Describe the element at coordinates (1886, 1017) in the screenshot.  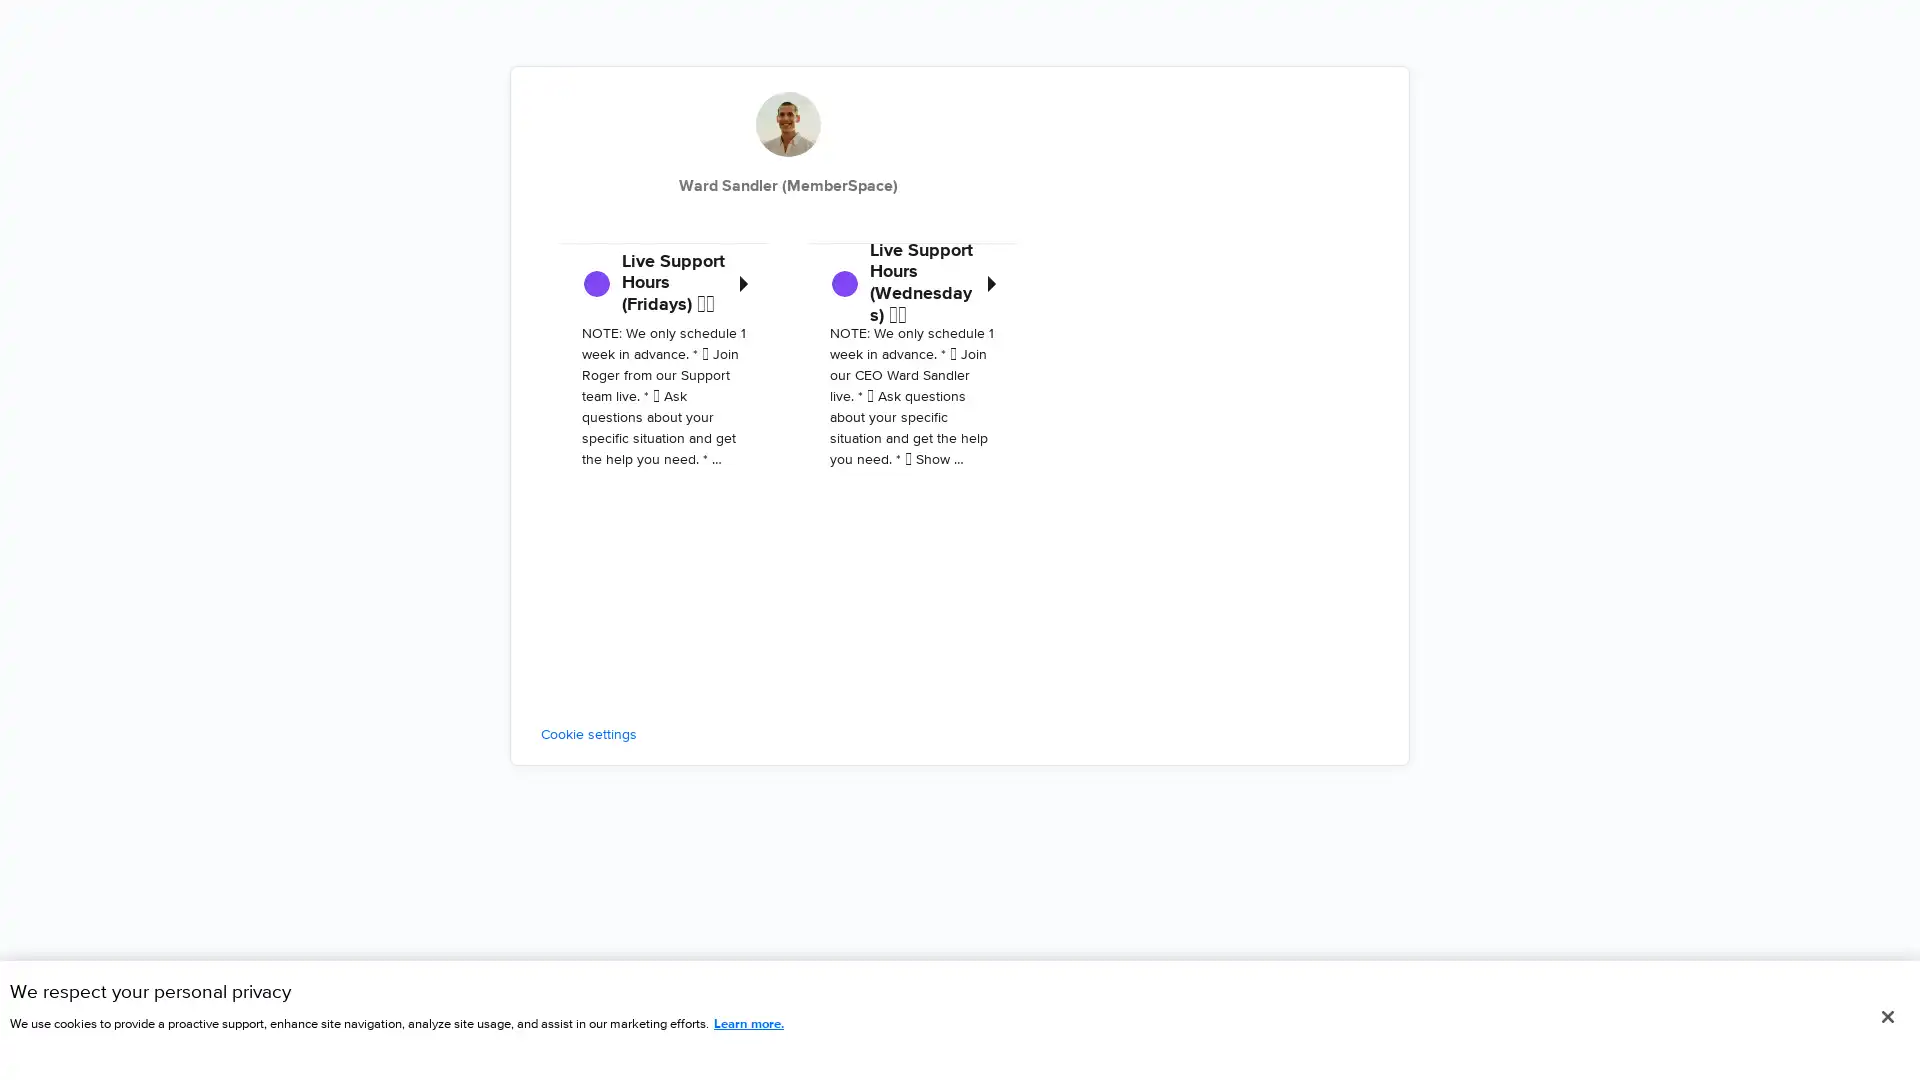
I see `Close` at that location.